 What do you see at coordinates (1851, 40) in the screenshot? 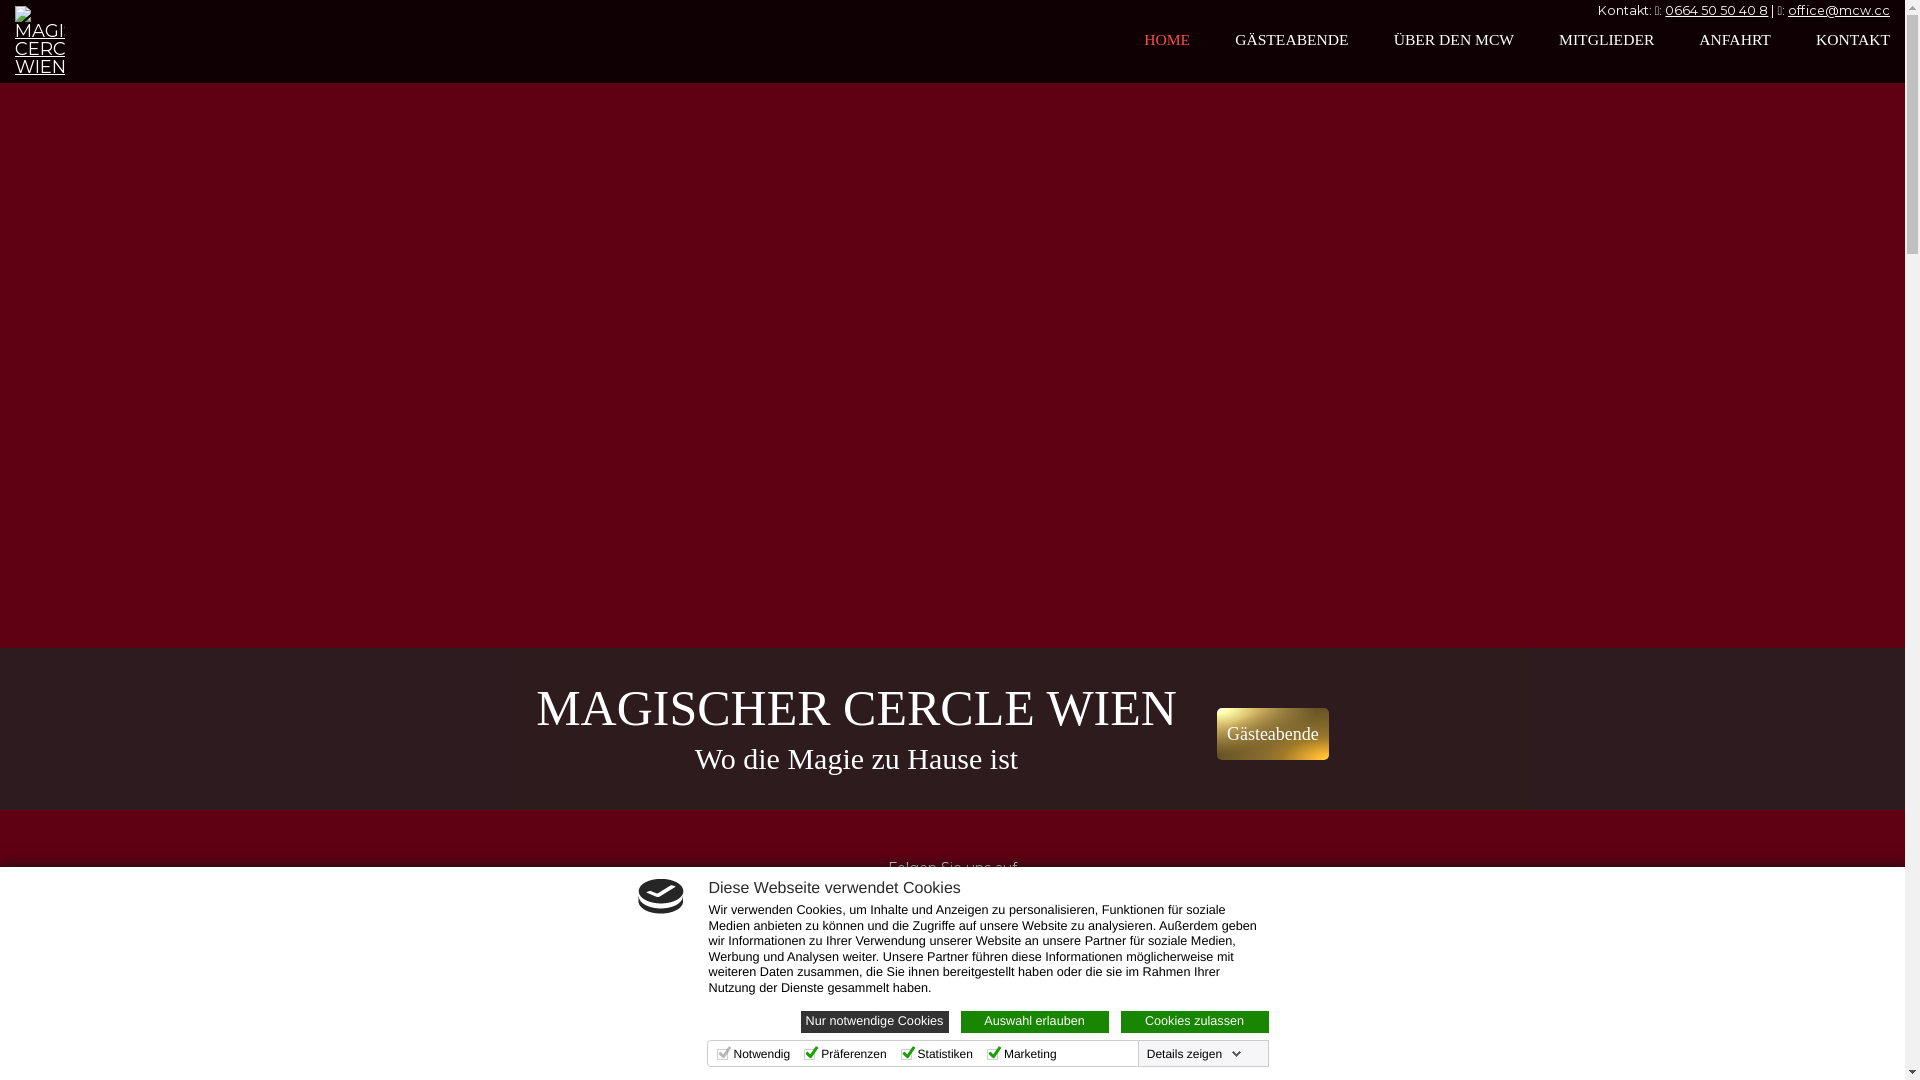
I see `'KONTAKT'` at bounding box center [1851, 40].